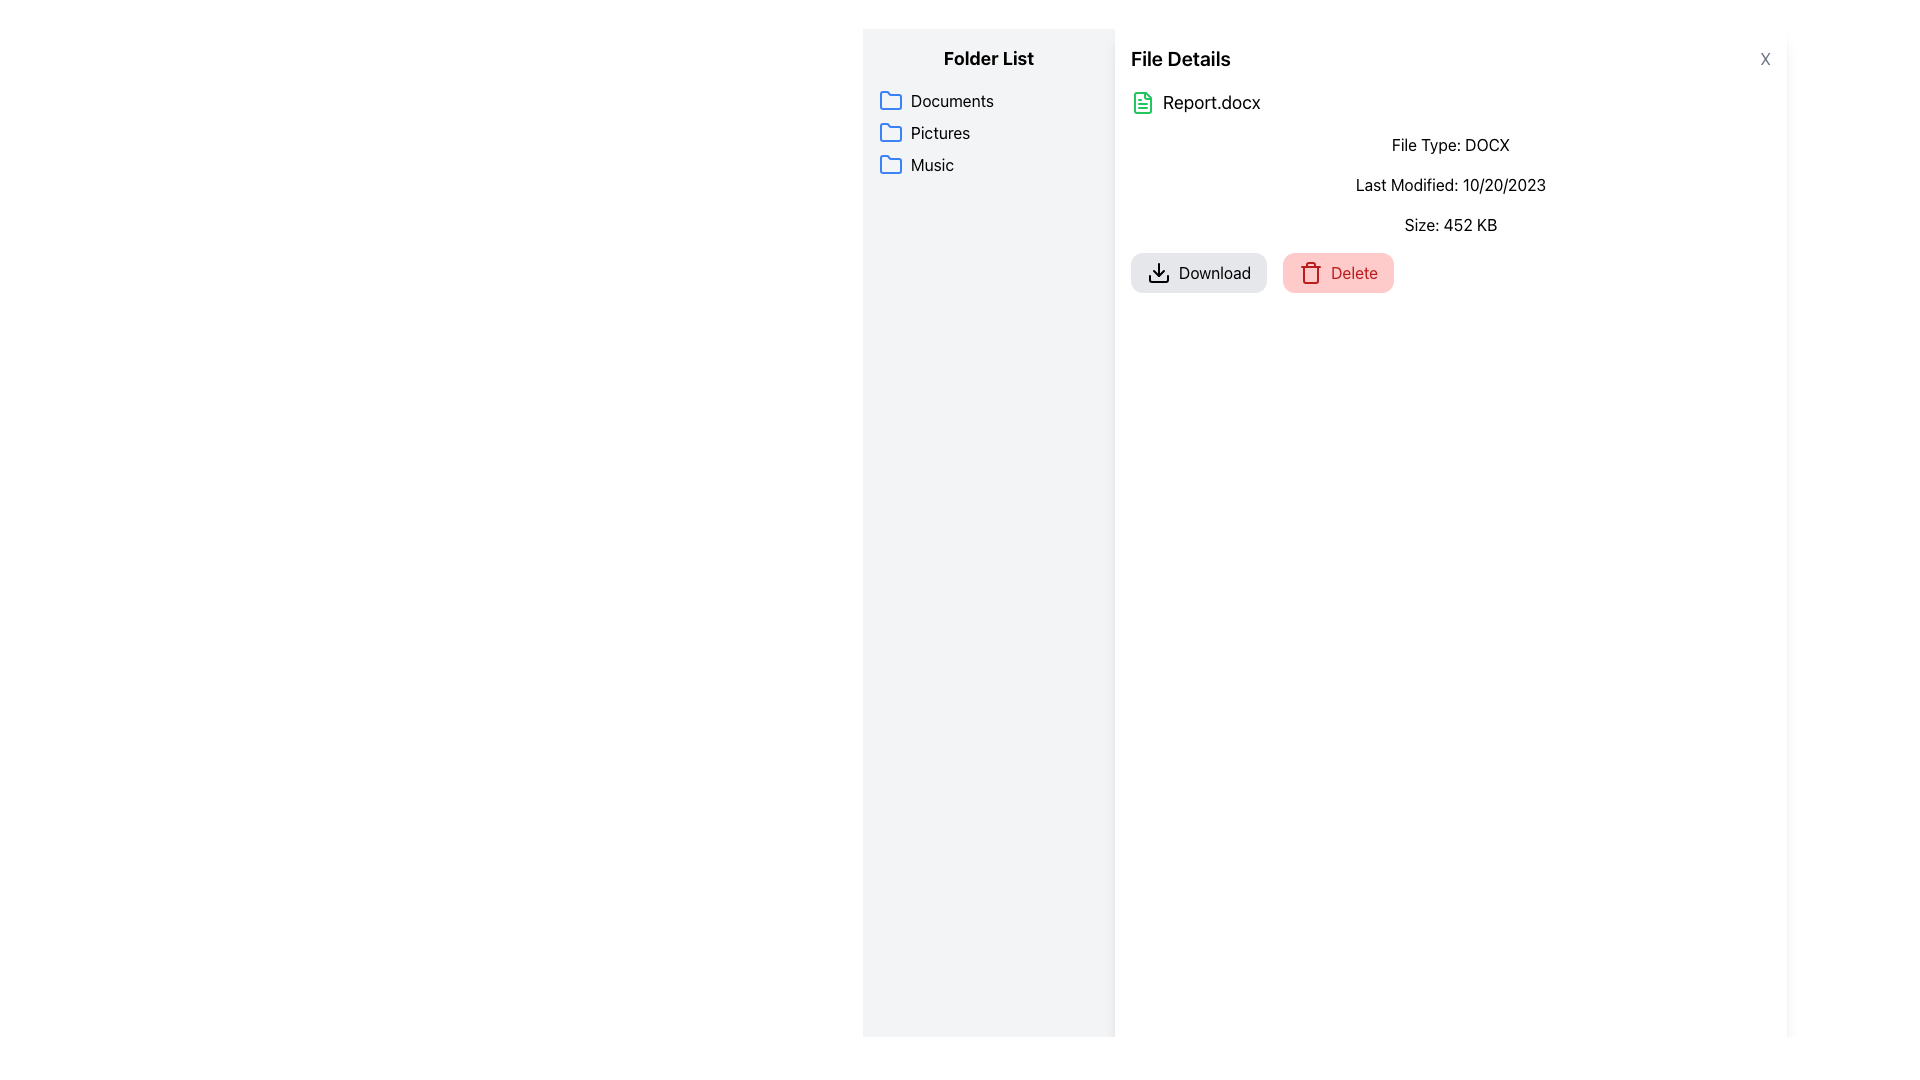 Image resolution: width=1920 pixels, height=1080 pixels. Describe the element at coordinates (890, 163) in the screenshot. I see `the 'Music' folder icon in the left sidebar under the 'Folder List' heading` at that location.